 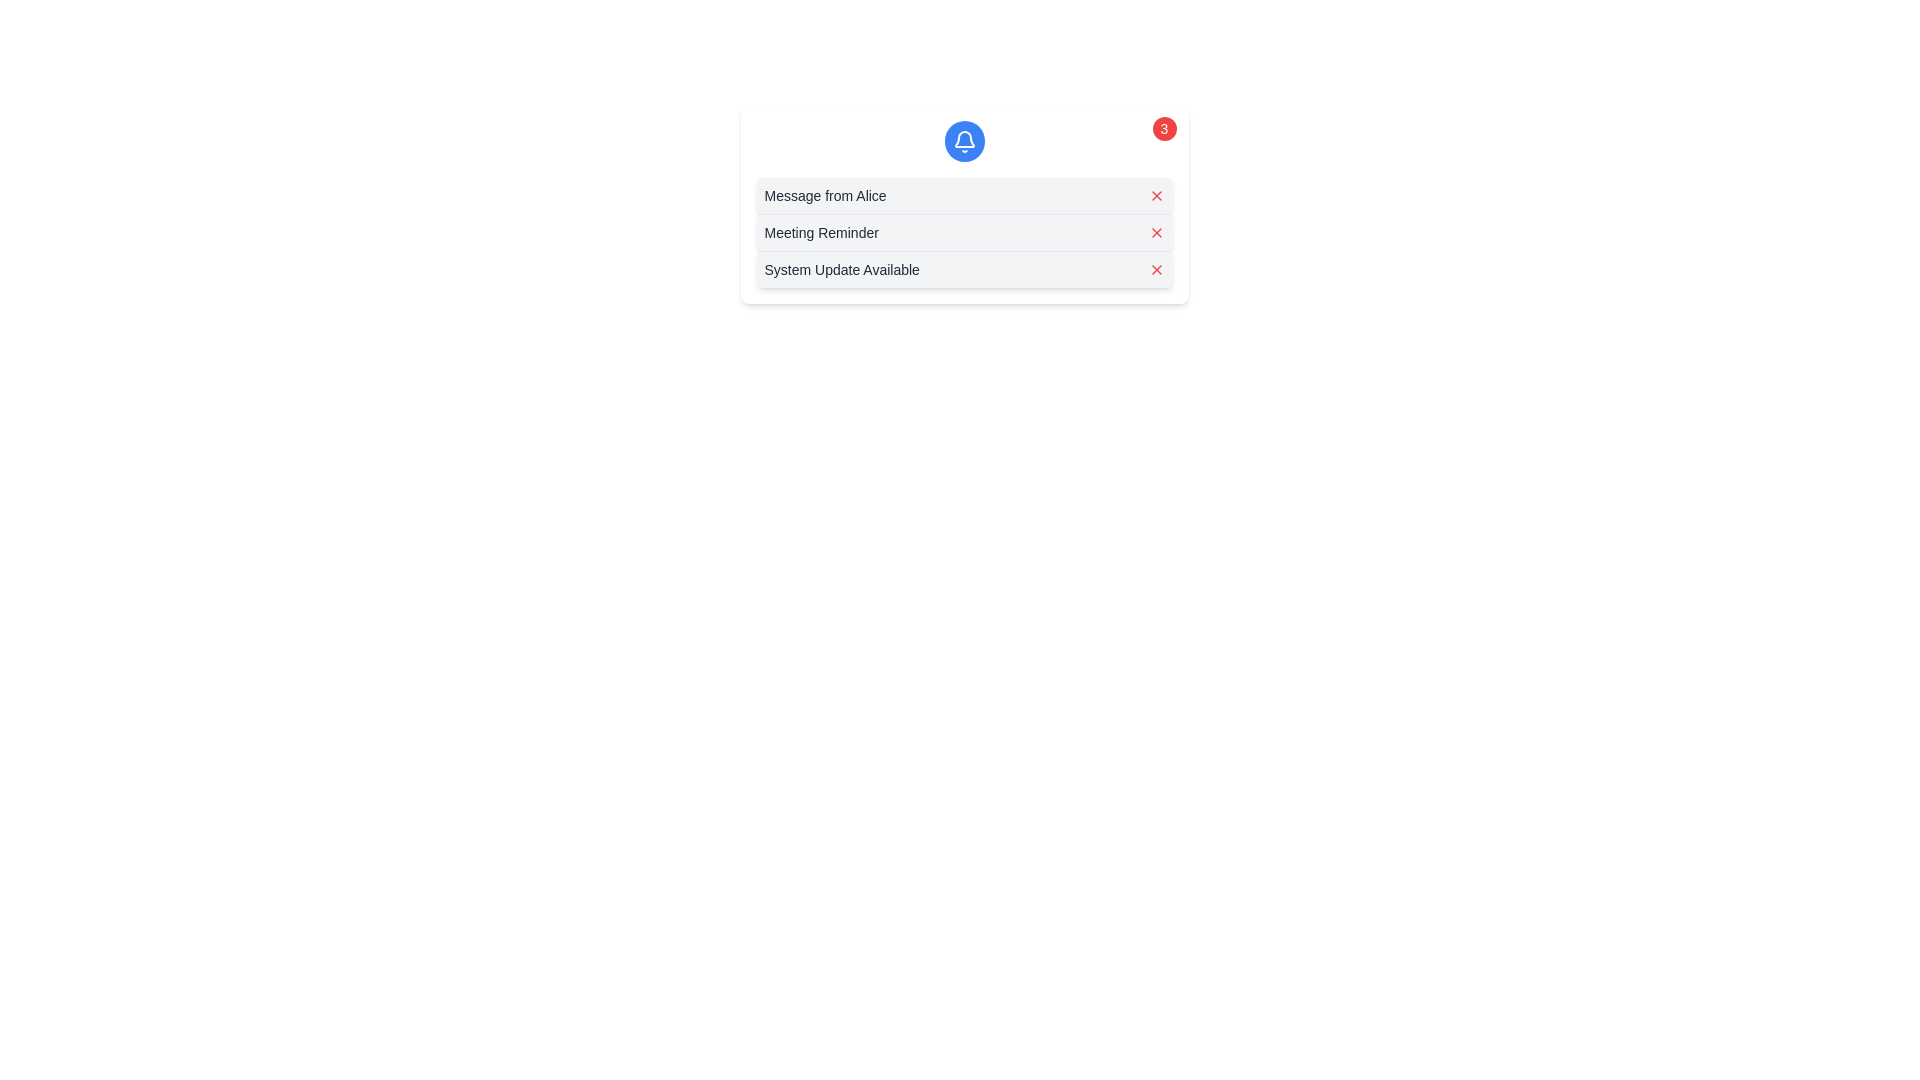 What do you see at coordinates (1156, 268) in the screenshot?
I see `the close button located on the far right of the 'System Update Available' notification` at bounding box center [1156, 268].